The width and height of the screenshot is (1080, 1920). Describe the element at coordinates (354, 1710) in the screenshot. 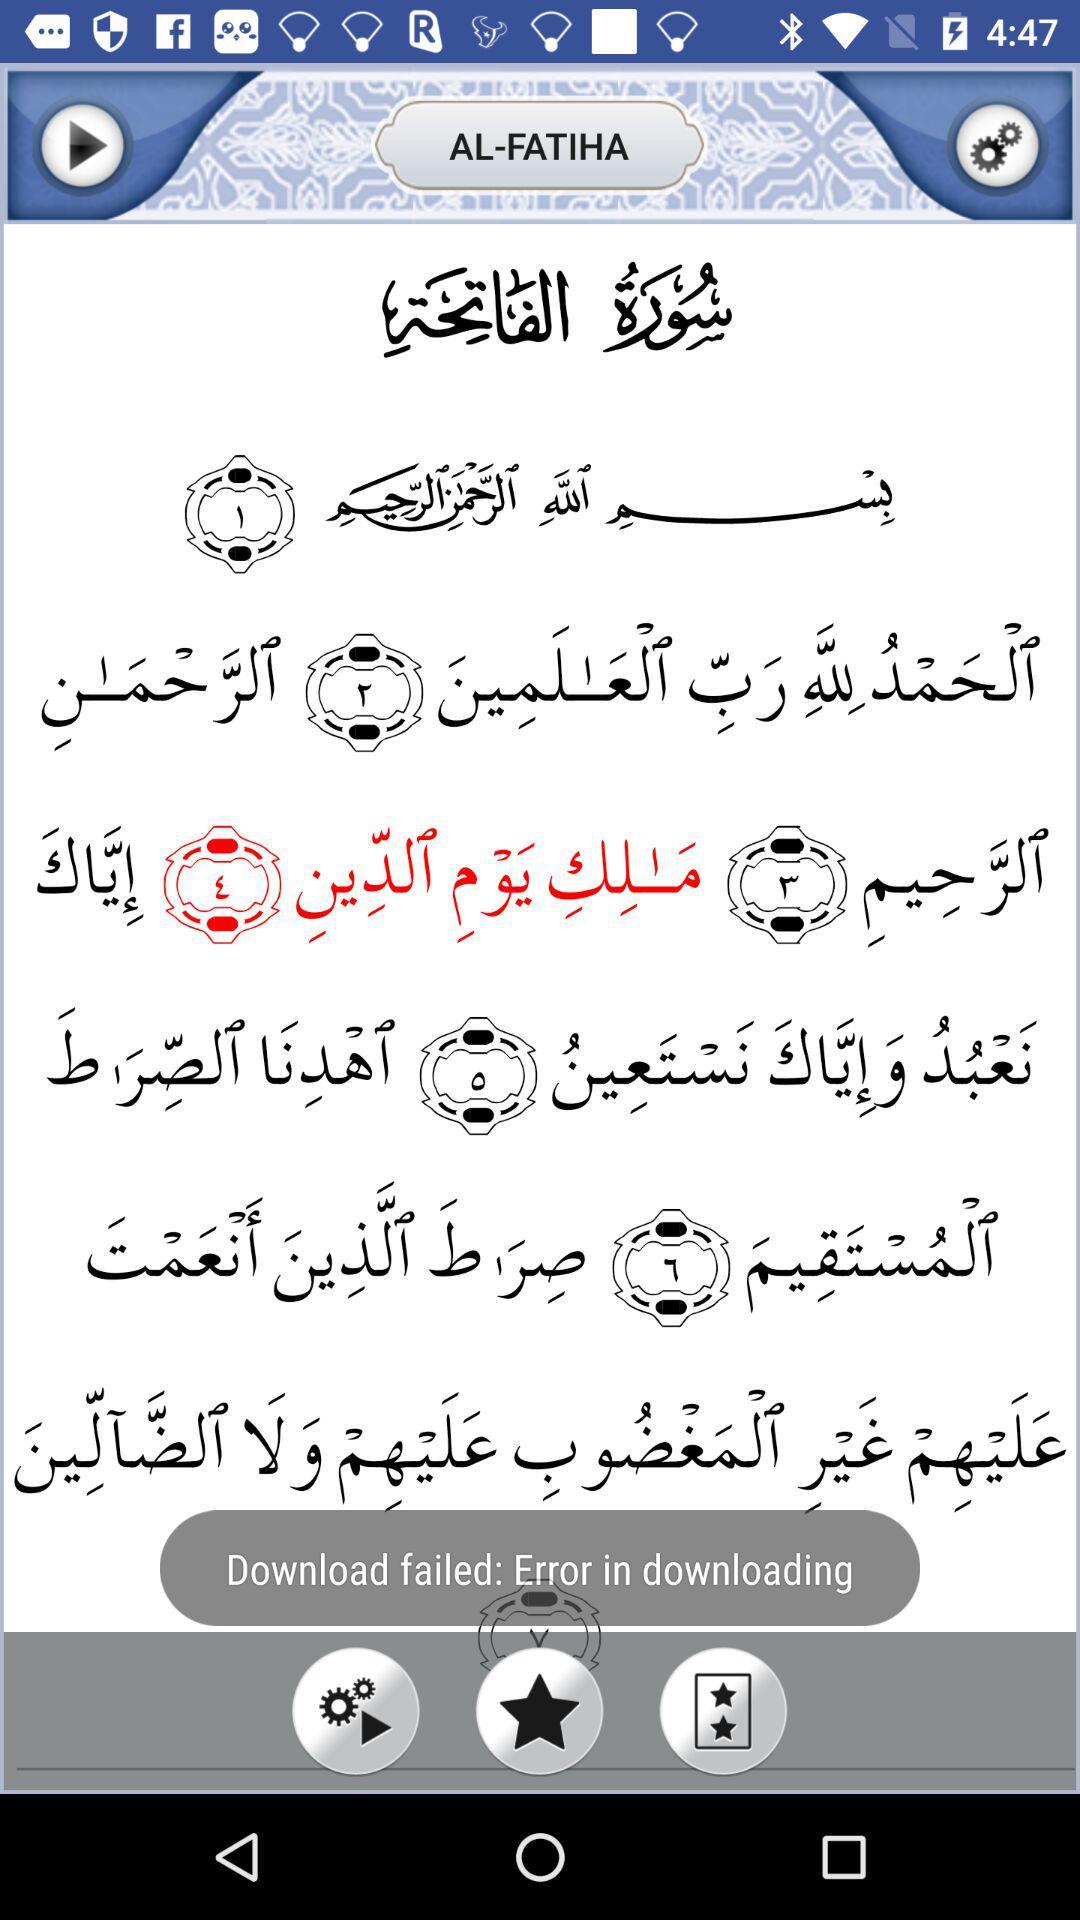

I see `play option` at that location.